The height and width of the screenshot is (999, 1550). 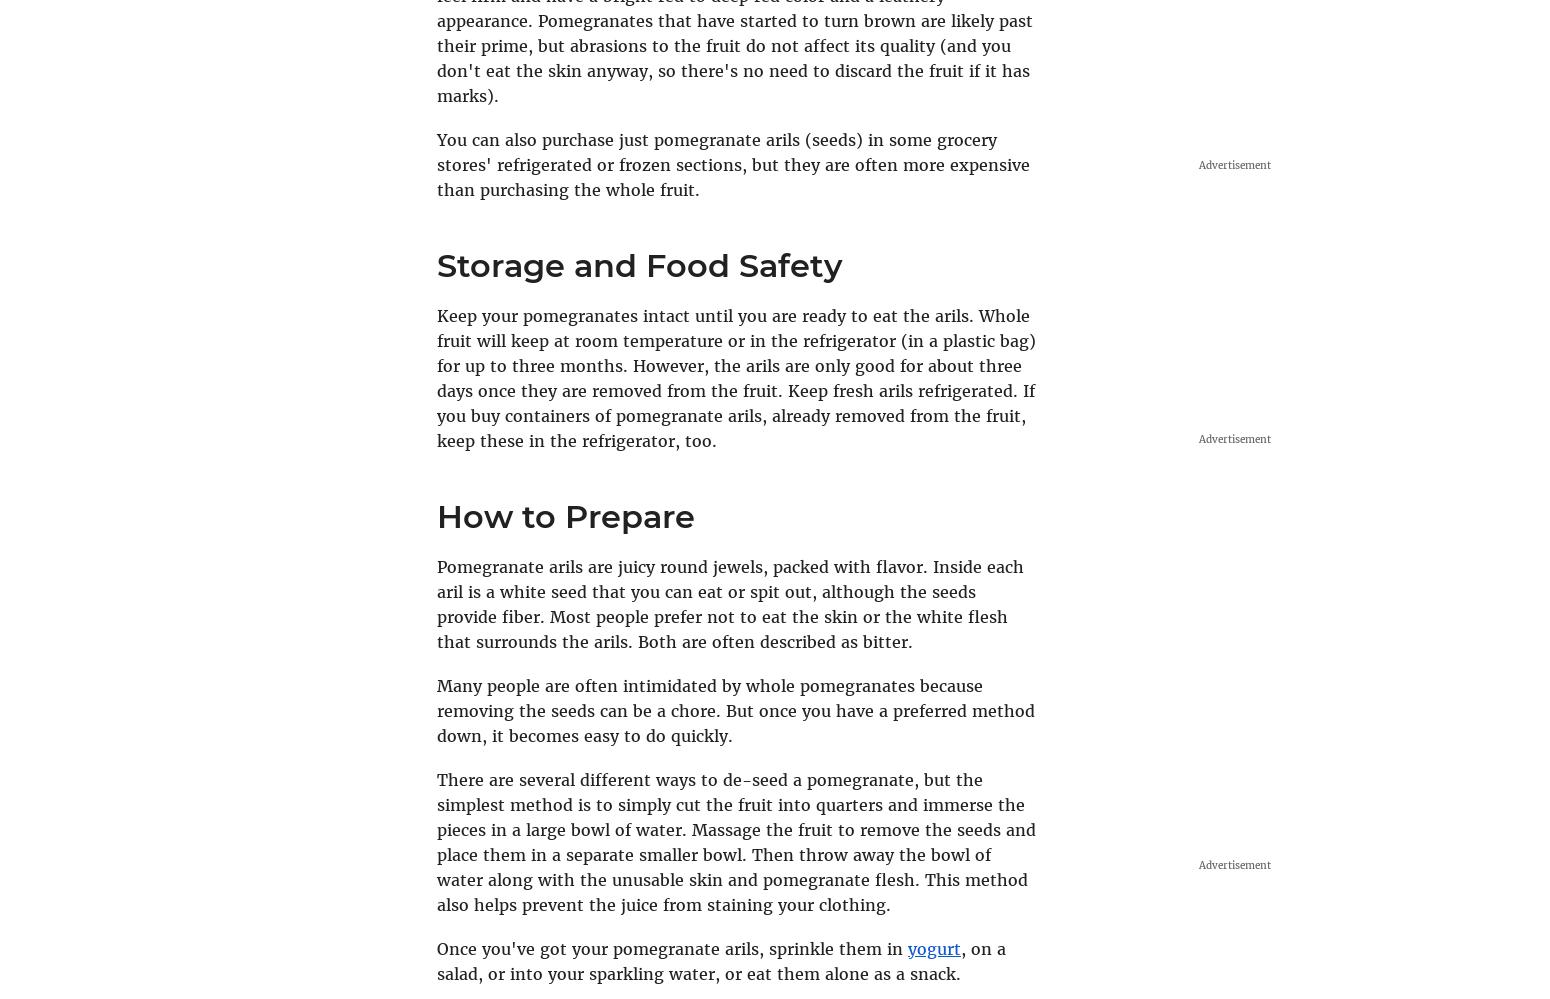 I want to click on 'yogurt', so click(x=933, y=947).